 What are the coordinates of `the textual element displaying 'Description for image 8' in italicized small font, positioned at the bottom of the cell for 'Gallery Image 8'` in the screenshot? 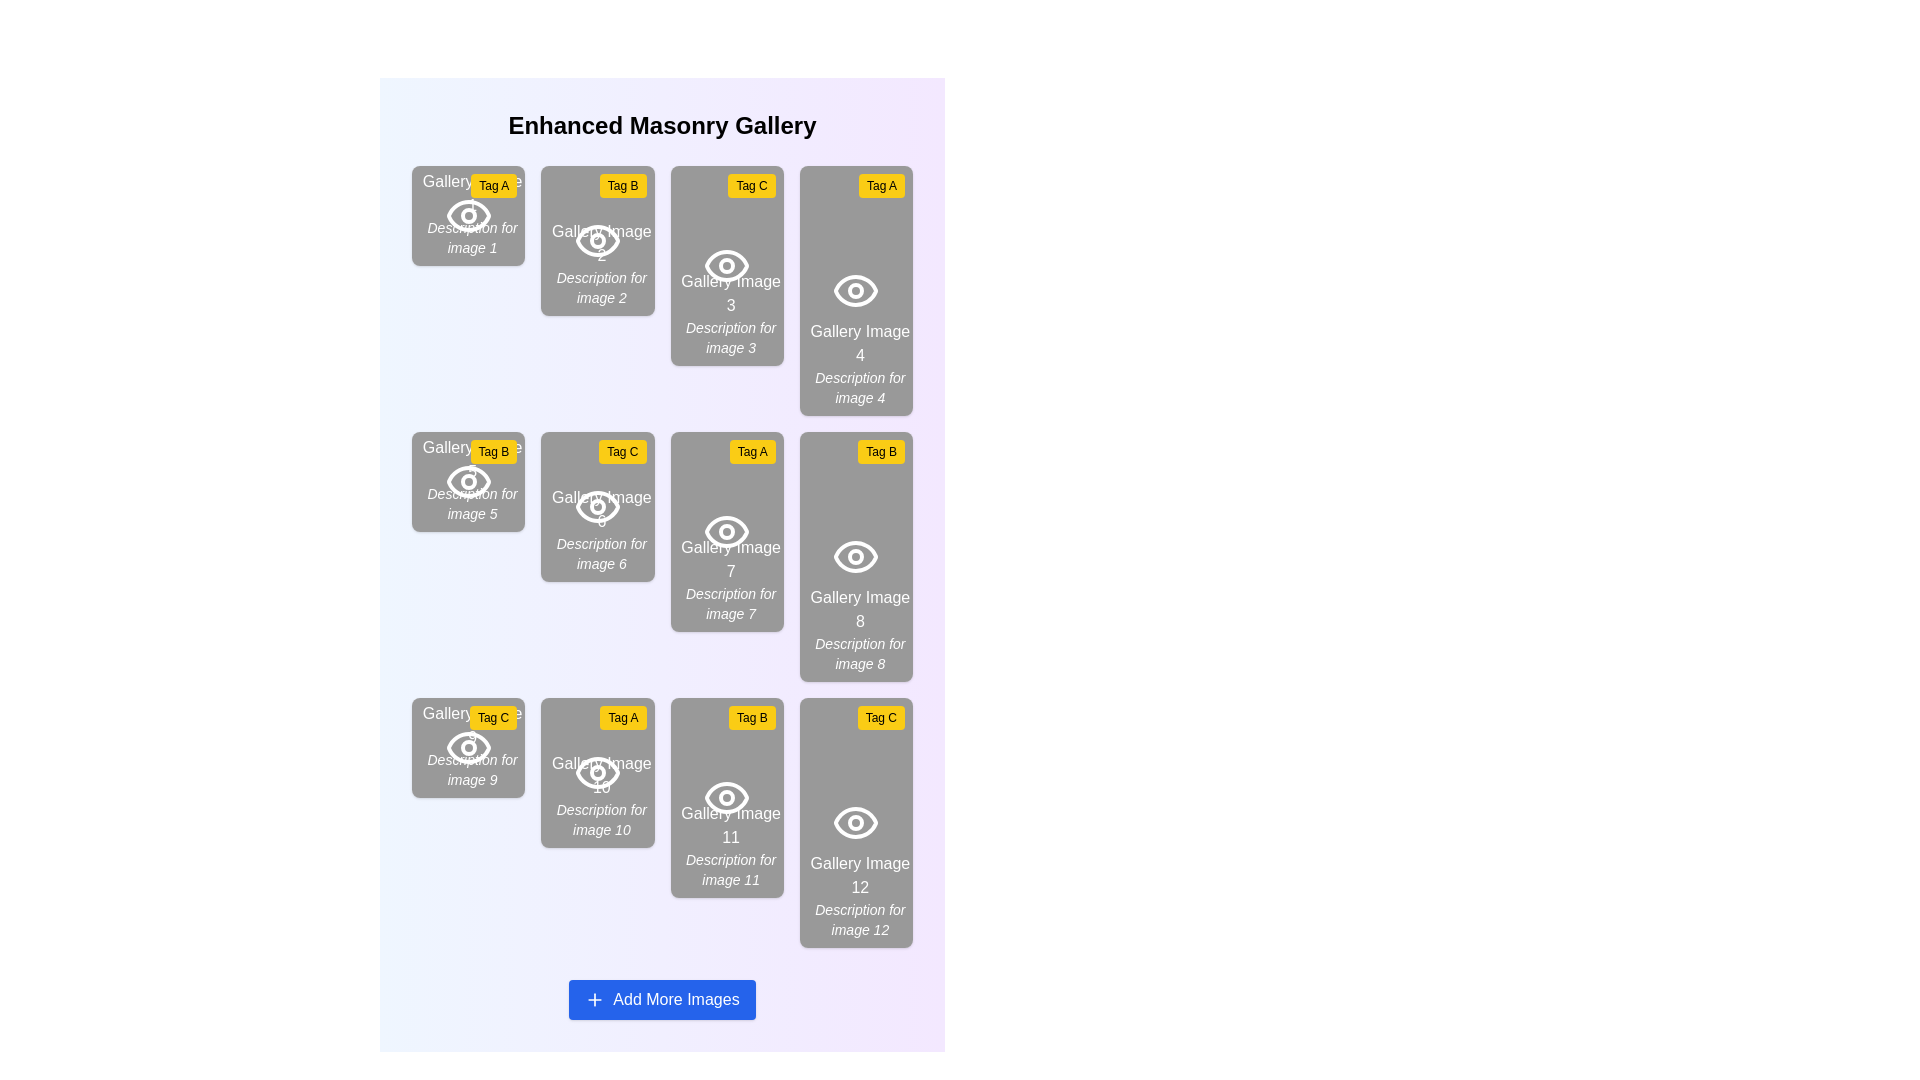 It's located at (860, 654).